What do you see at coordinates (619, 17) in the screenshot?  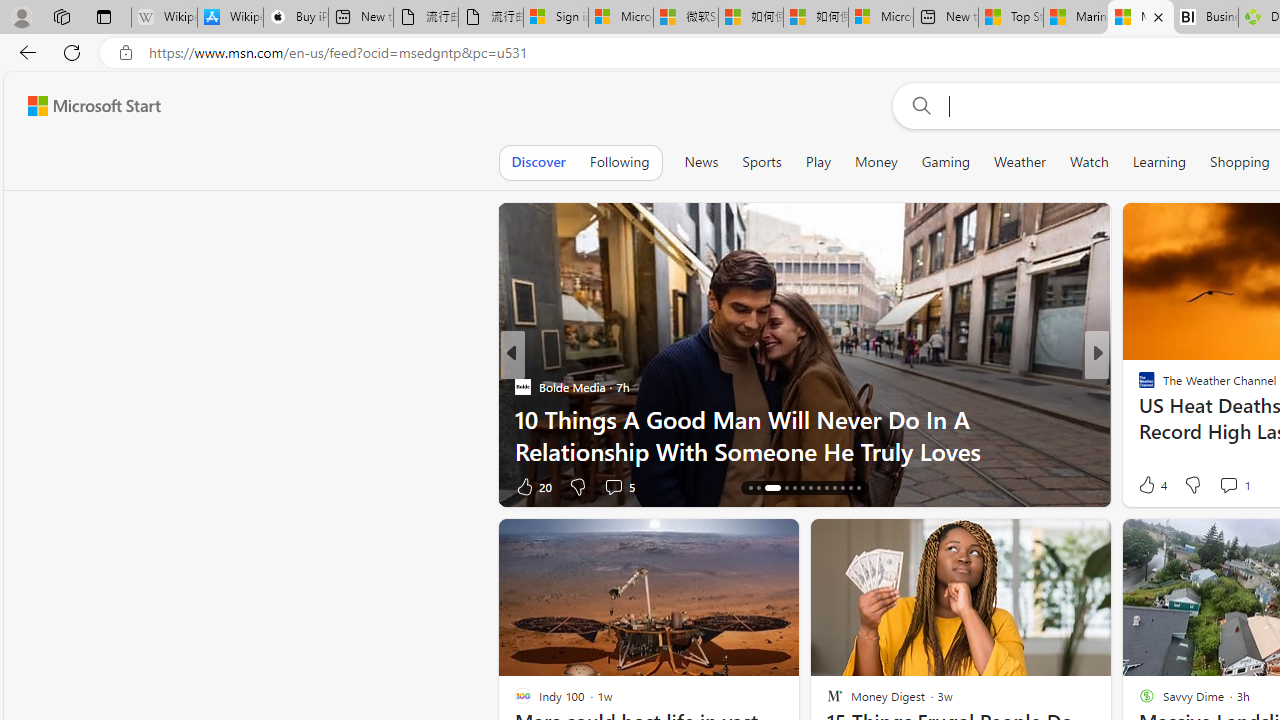 I see `'Microsoft Services Agreement'` at bounding box center [619, 17].